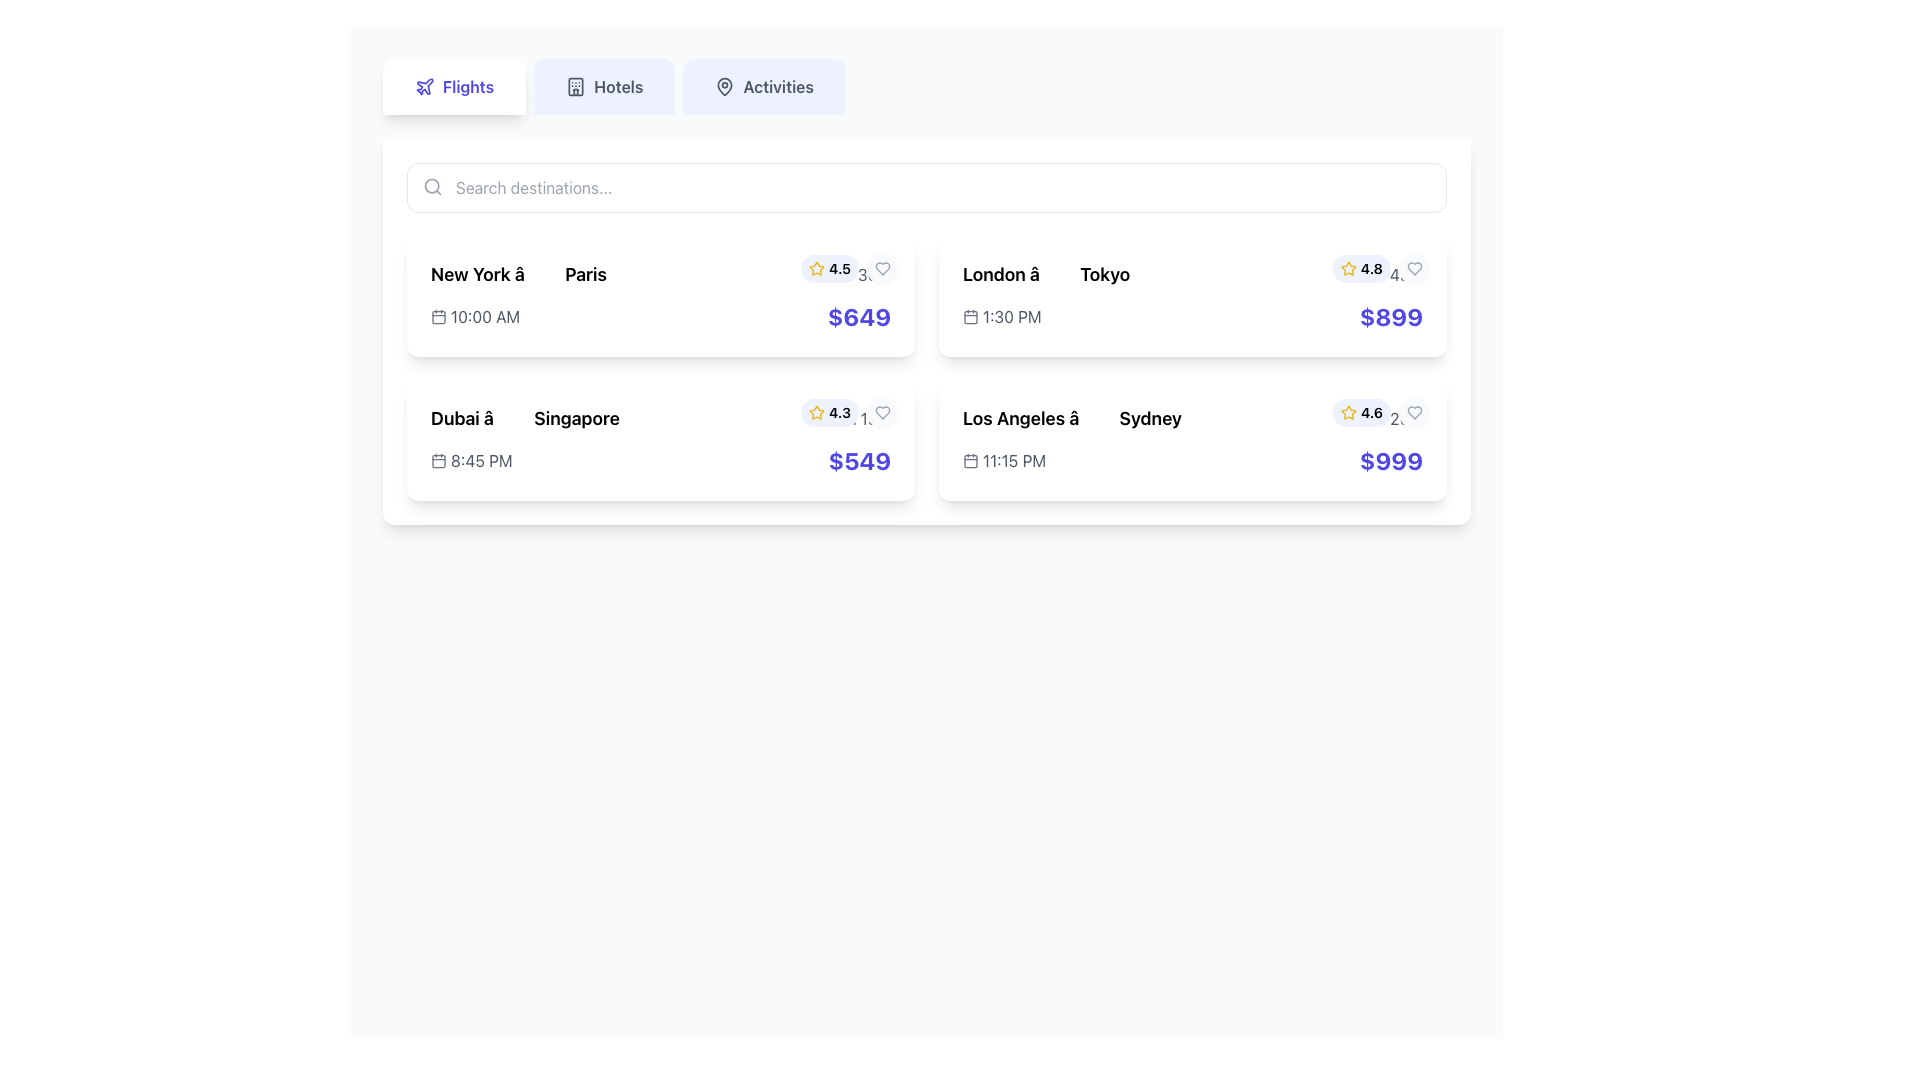 The width and height of the screenshot is (1920, 1080). Describe the element at coordinates (849, 411) in the screenshot. I see `Rating badge displaying '4.3' with a star icon in the top-right corner of the flight card from Dubai to Singapore` at that location.